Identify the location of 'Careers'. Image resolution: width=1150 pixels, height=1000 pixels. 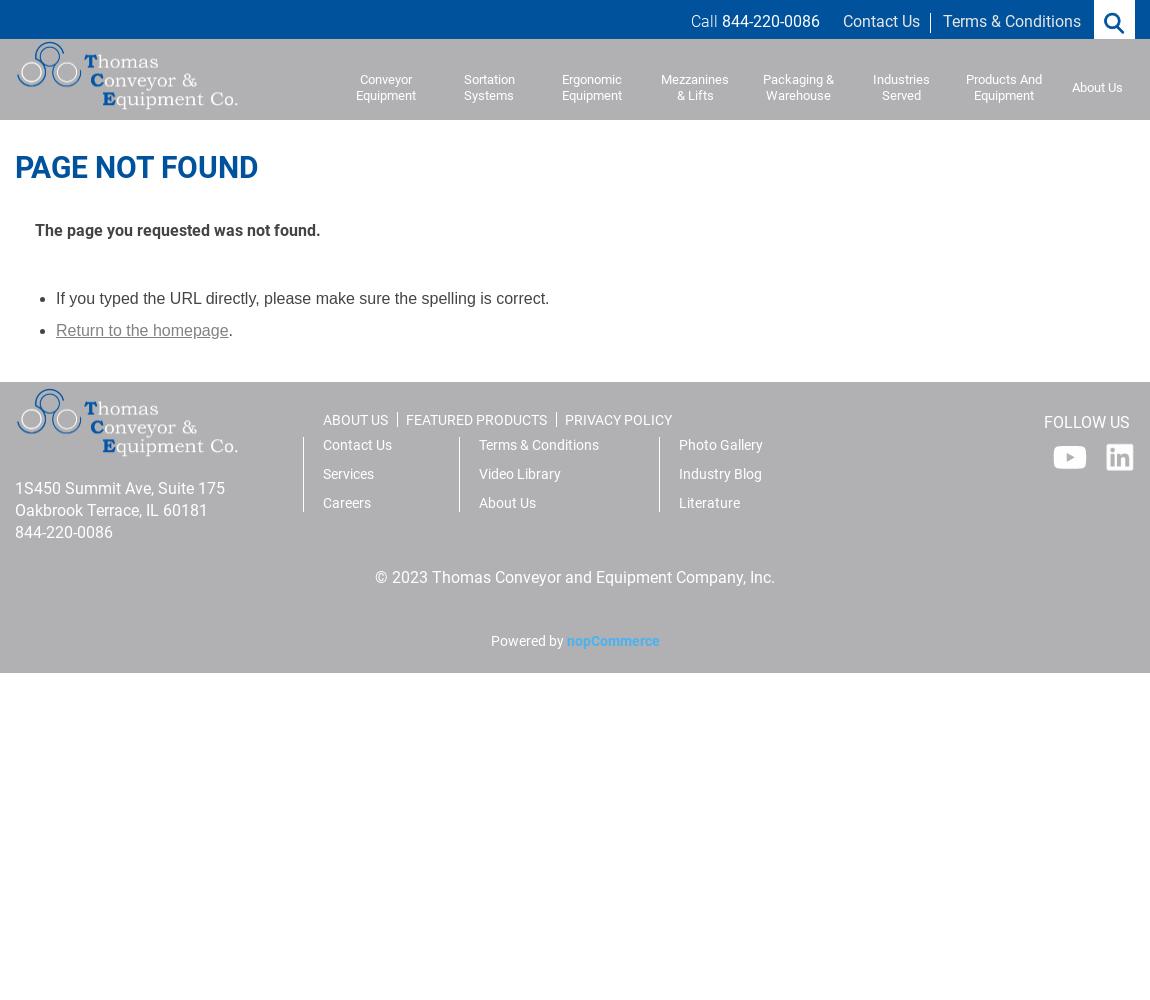
(346, 503).